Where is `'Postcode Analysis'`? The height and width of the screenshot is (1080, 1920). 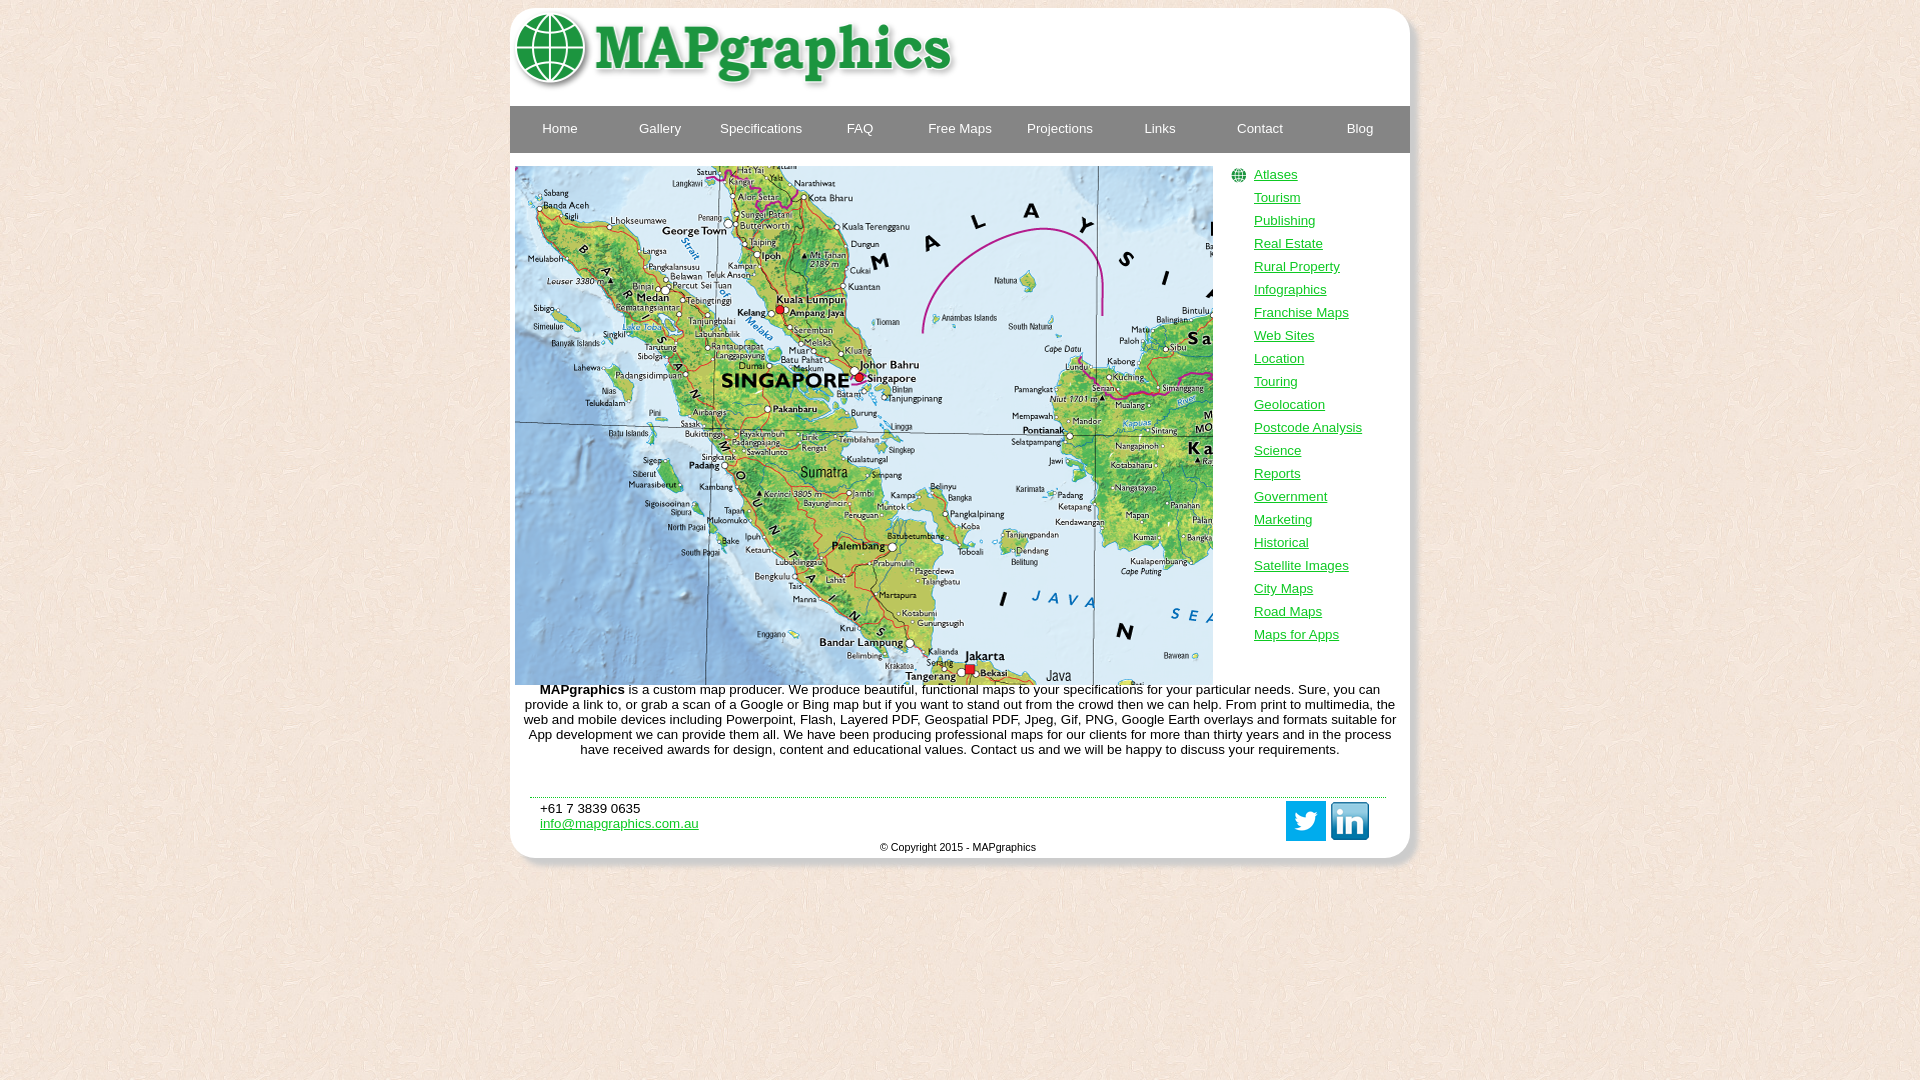
'Postcode Analysis' is located at coordinates (1252, 426).